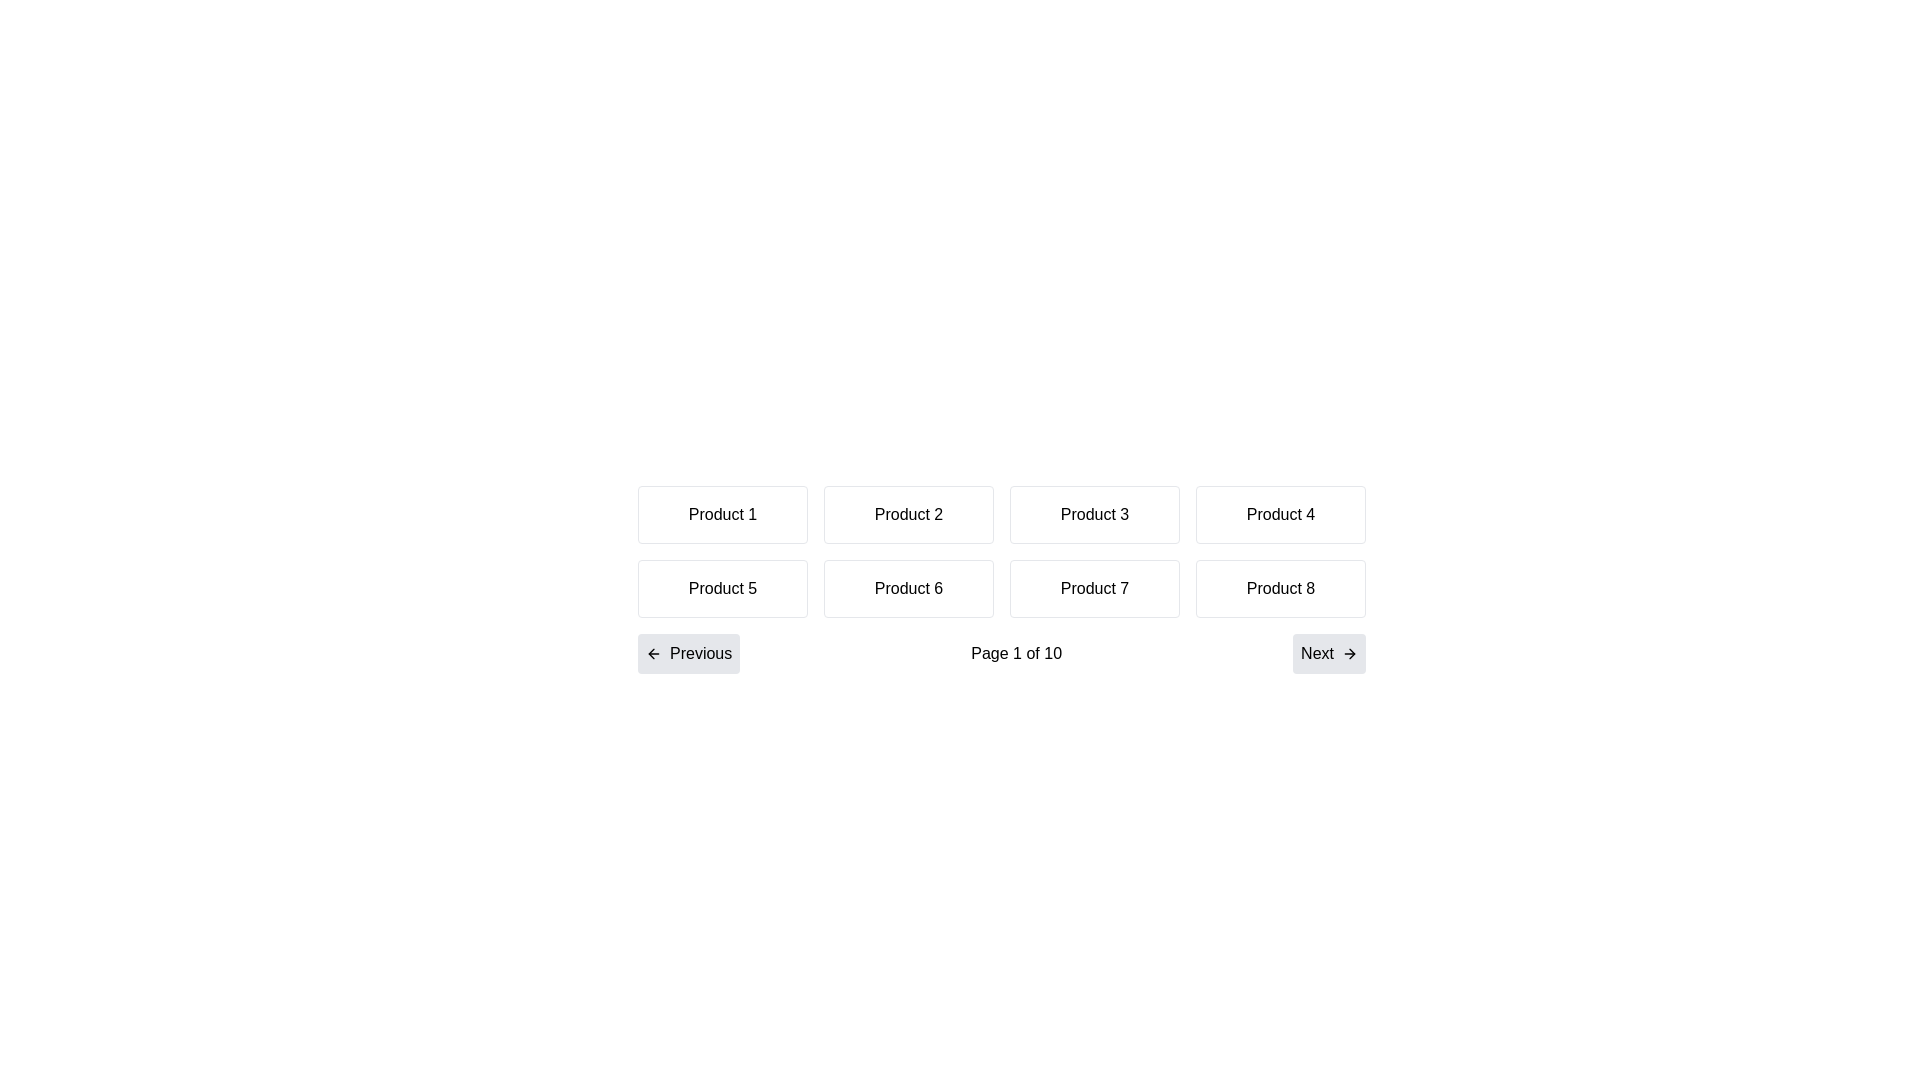 The height and width of the screenshot is (1080, 1920). What do you see at coordinates (907, 588) in the screenshot?
I see `the labeled box containing the text 'Product 6', which is positioned in the second row and second column of a 4-column grid layout` at bounding box center [907, 588].